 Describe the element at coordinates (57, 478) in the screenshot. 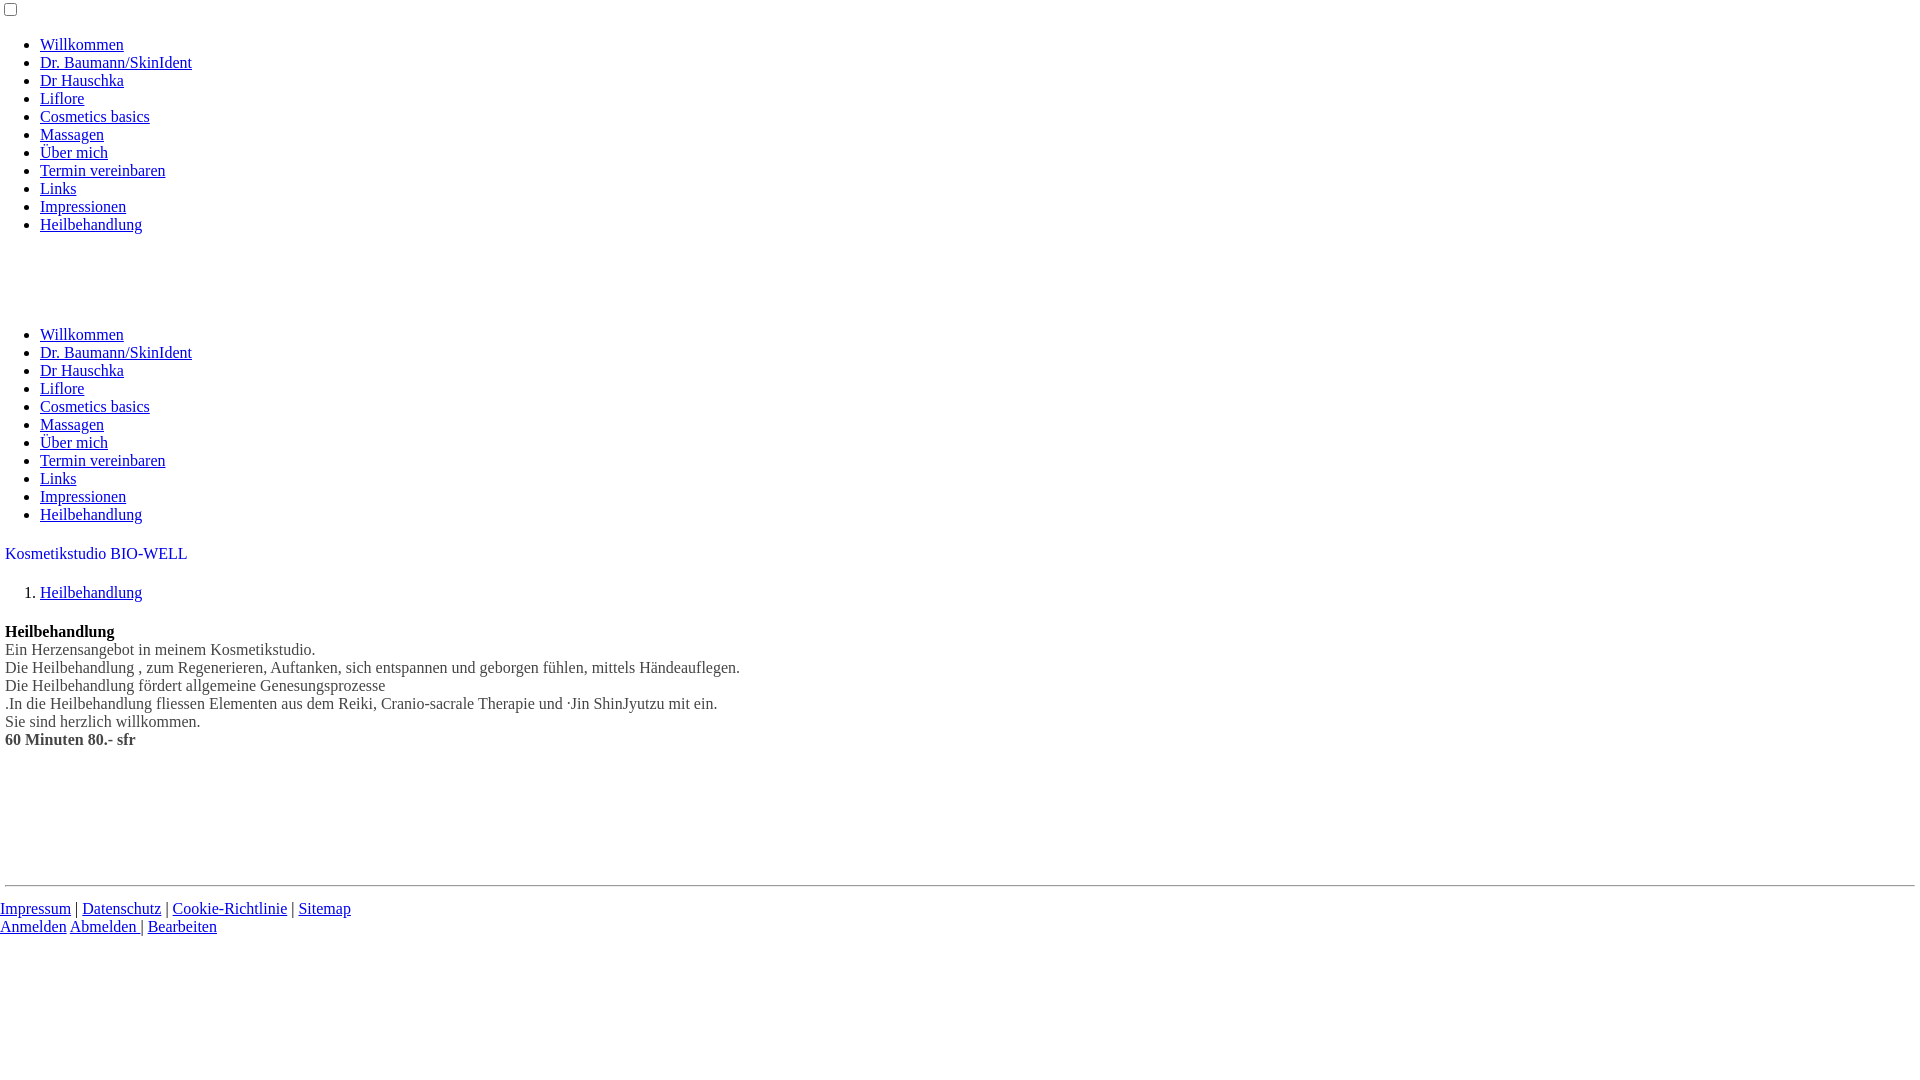

I see `'Links'` at that location.